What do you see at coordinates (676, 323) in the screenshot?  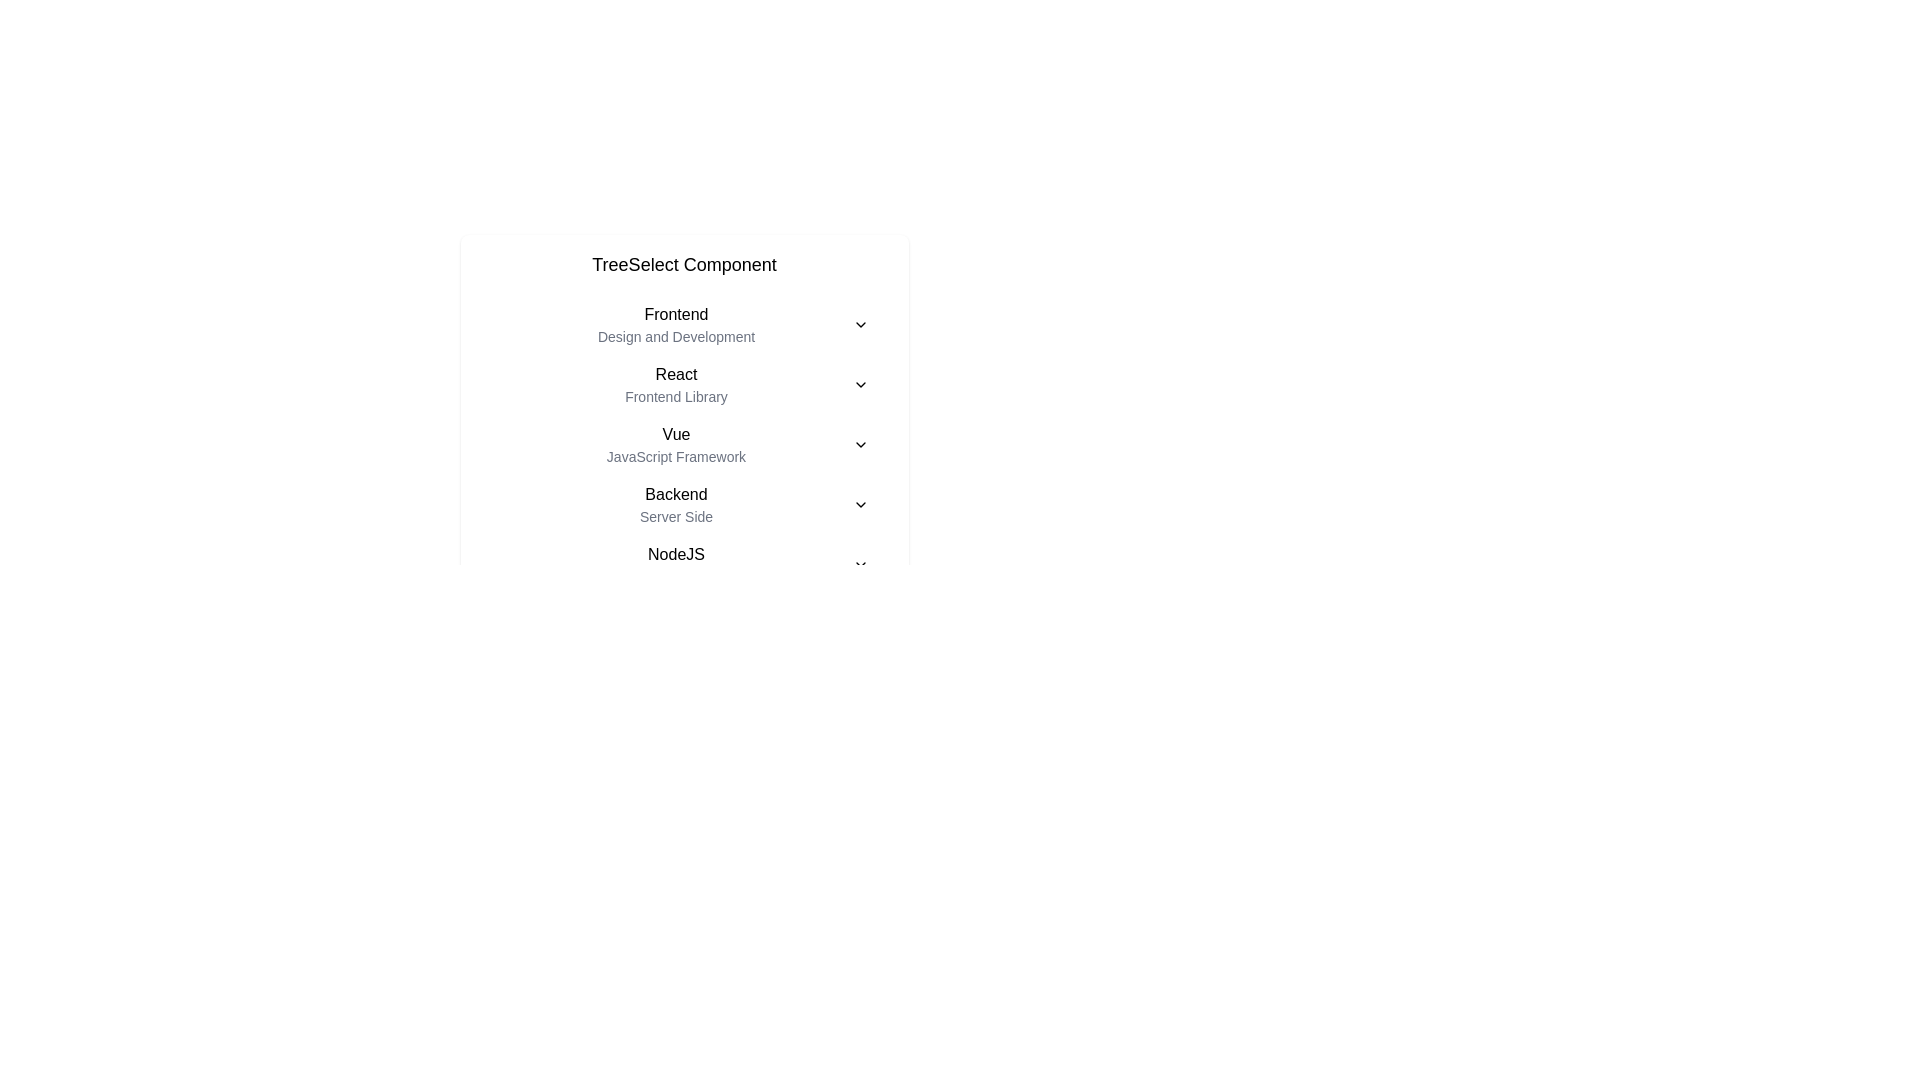 I see `the first tree node item in the TreeSelect Component` at bounding box center [676, 323].